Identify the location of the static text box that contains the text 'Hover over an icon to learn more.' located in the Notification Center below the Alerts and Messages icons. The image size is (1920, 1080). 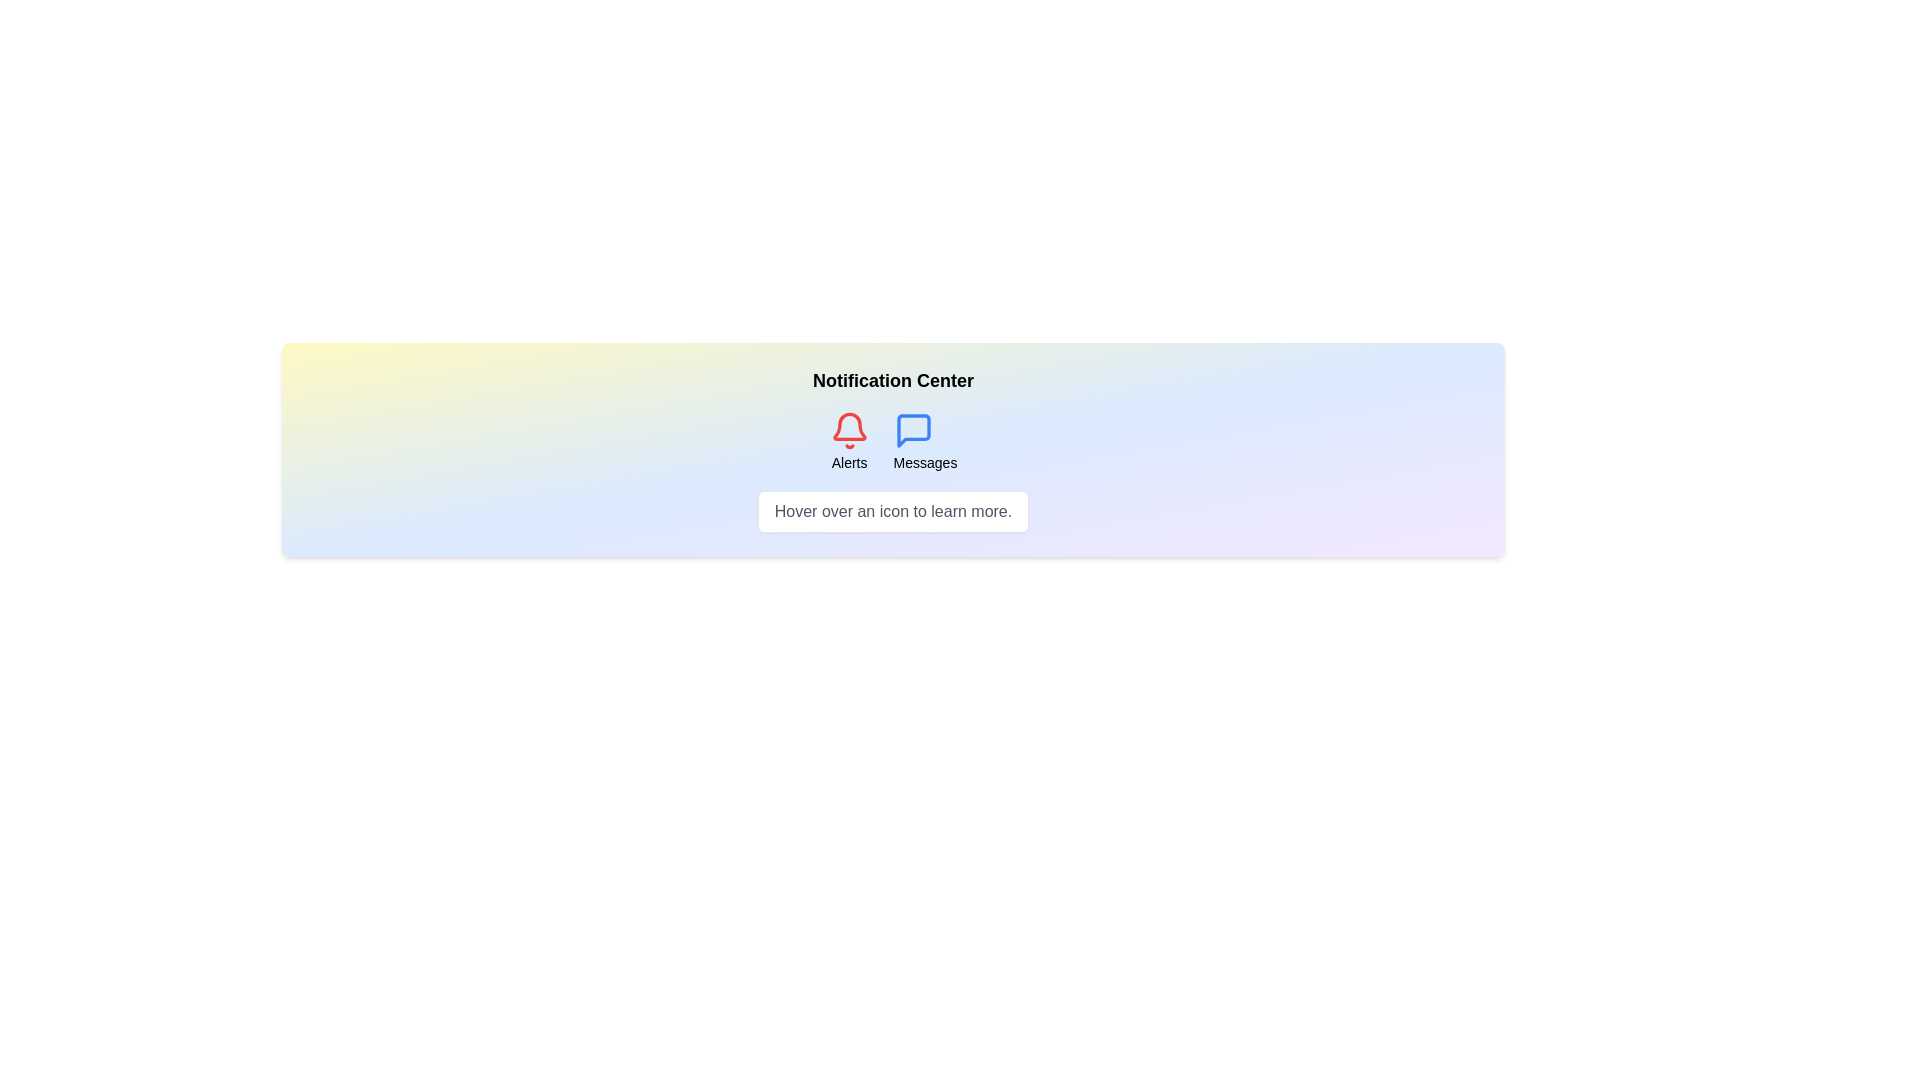
(892, 511).